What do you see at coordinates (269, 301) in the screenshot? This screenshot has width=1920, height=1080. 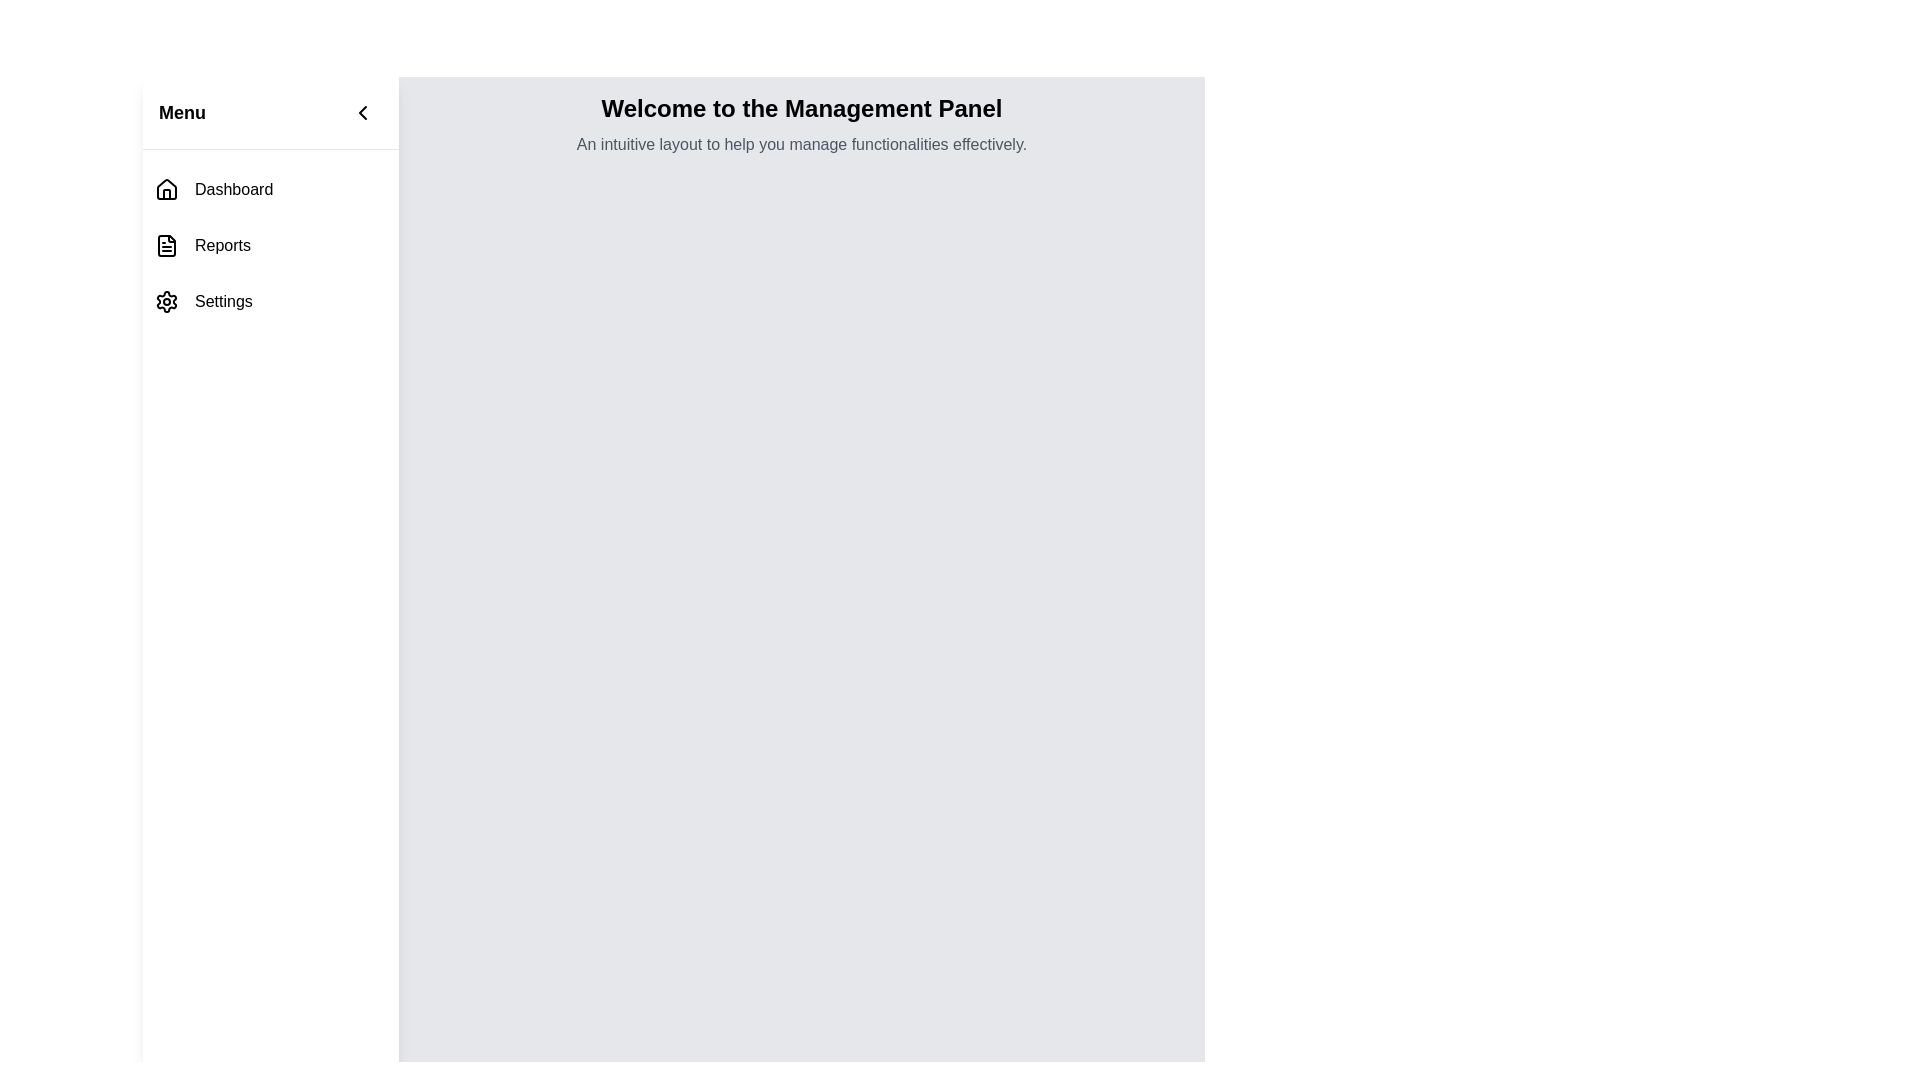 I see `the third navigation menu item that directs to settings or configuration options` at bounding box center [269, 301].